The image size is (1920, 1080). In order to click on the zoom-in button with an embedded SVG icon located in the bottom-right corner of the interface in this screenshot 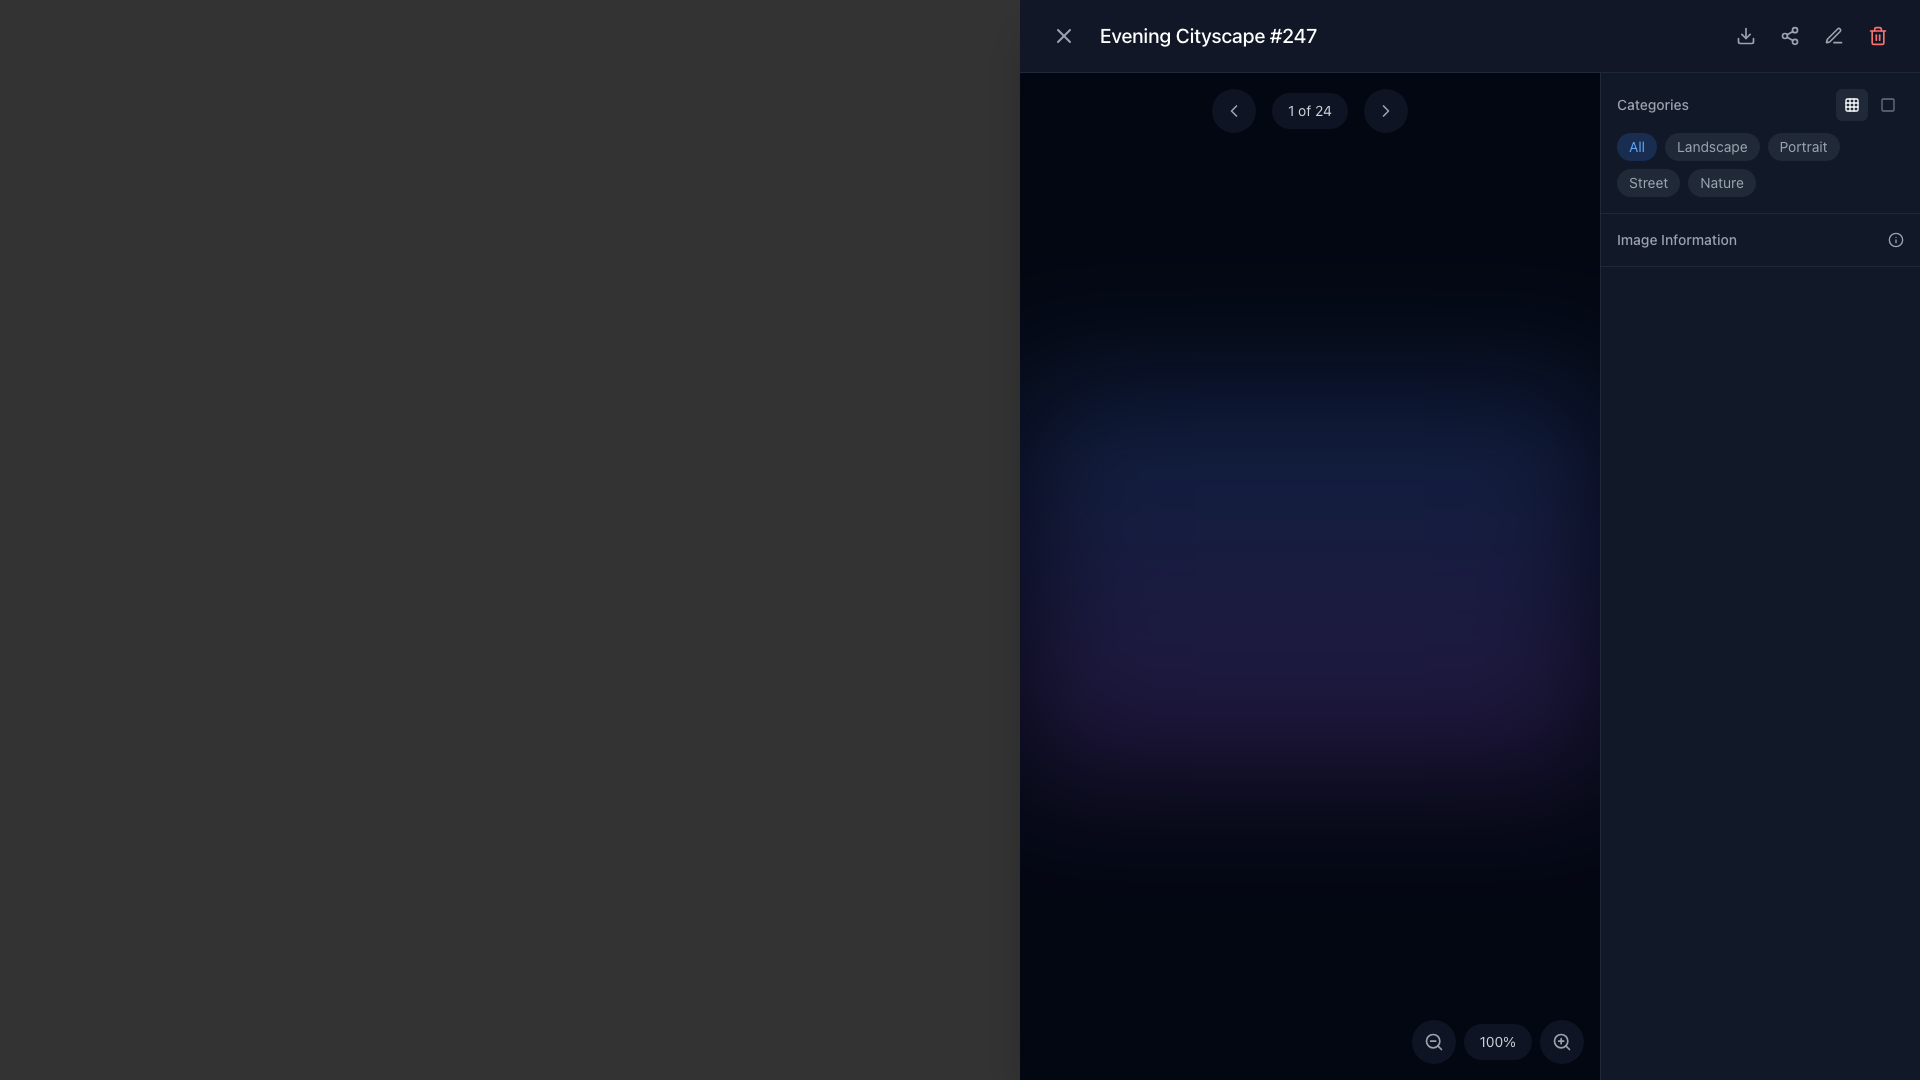, I will do `click(1560, 1040)`.